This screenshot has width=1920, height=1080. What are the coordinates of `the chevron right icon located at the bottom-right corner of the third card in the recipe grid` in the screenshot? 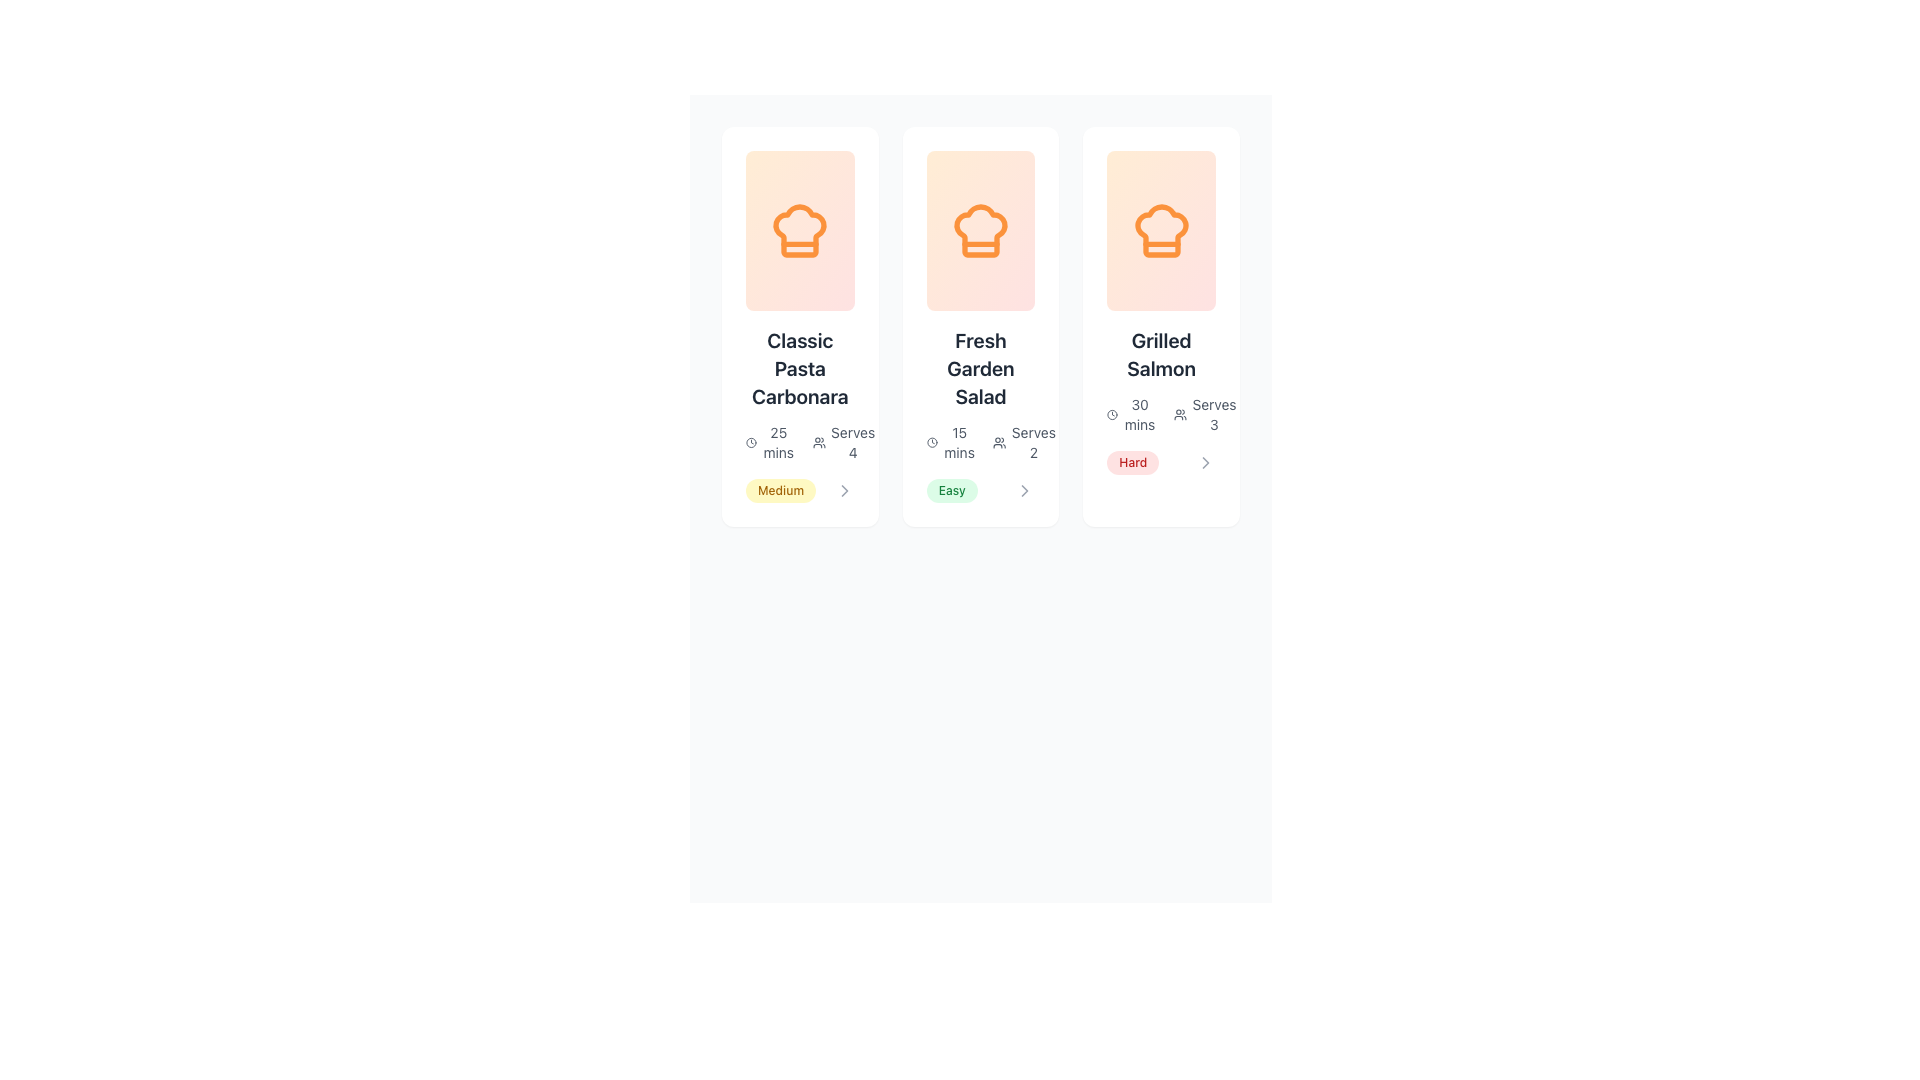 It's located at (1204, 462).